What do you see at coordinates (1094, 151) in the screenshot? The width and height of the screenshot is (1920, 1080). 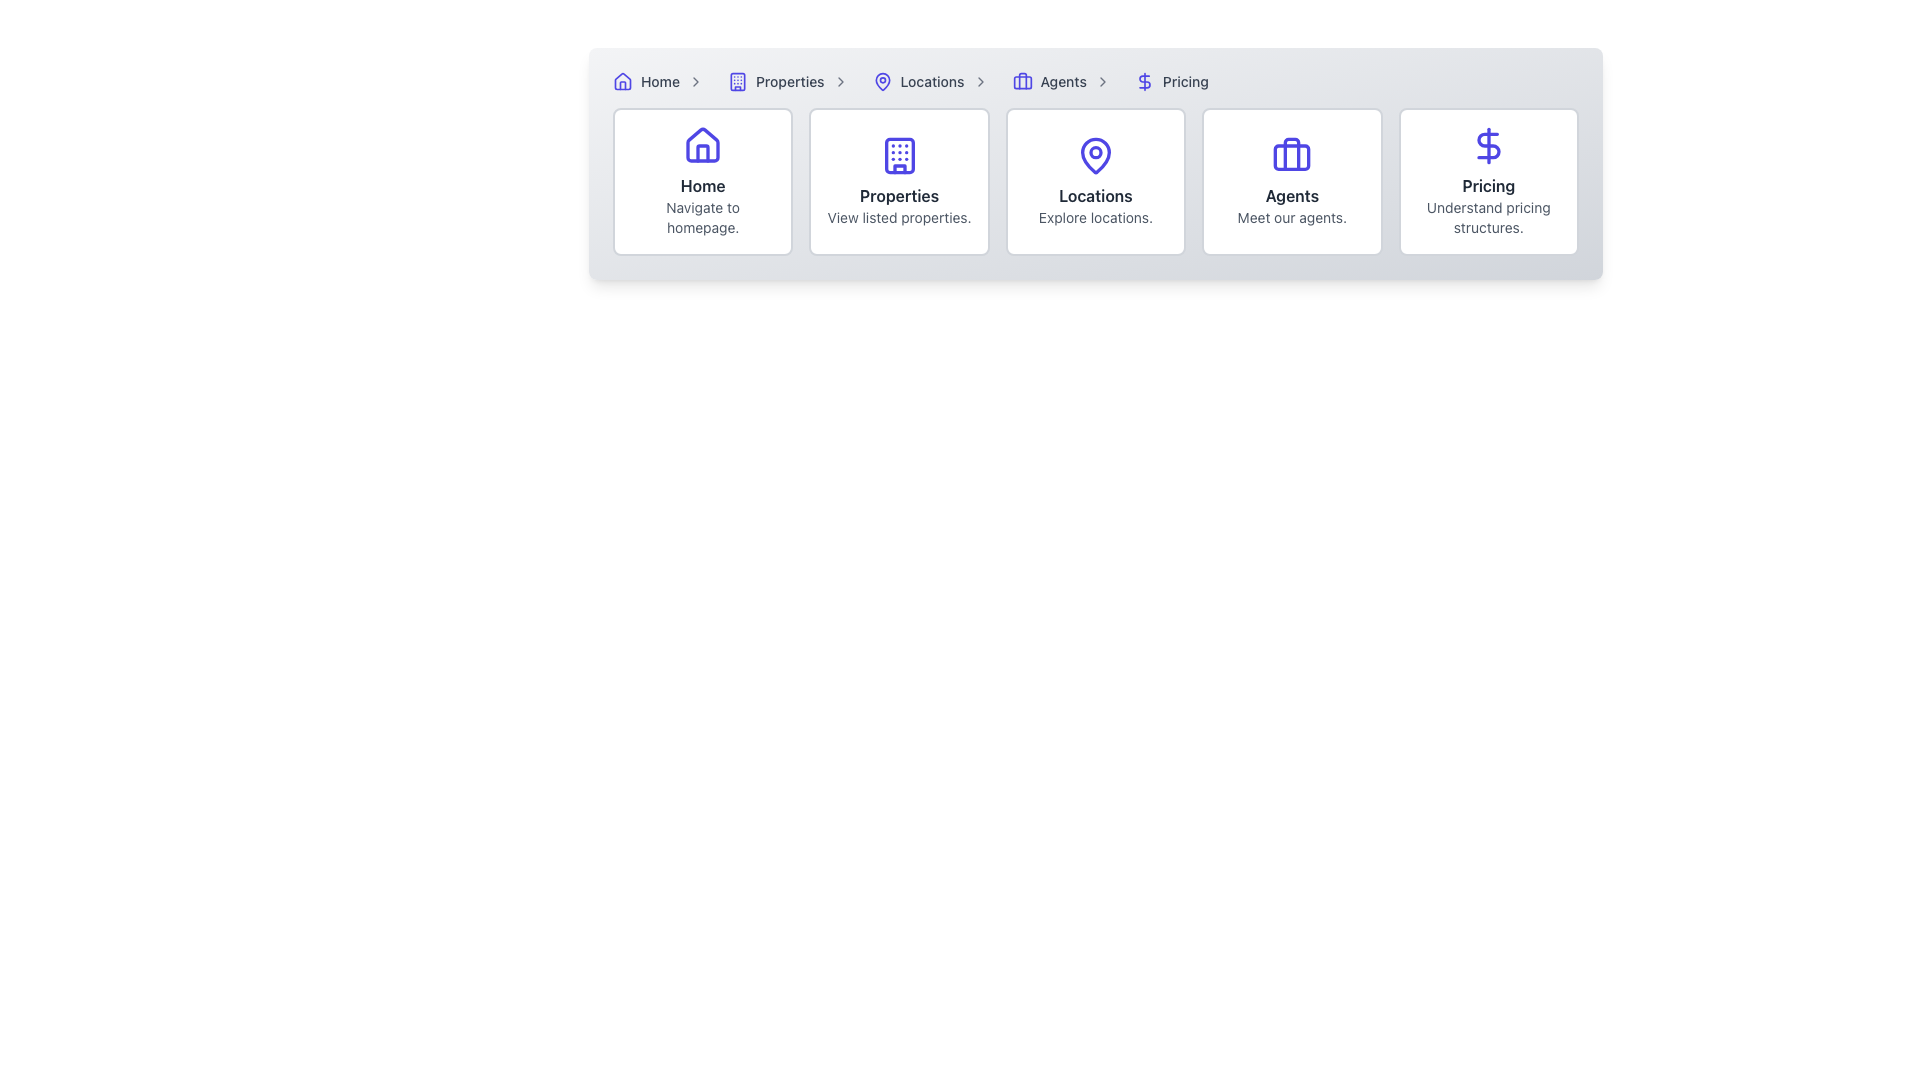 I see `the inner red circular component of the map pin icon located within the 'Locations' card of the navigation interface` at bounding box center [1094, 151].